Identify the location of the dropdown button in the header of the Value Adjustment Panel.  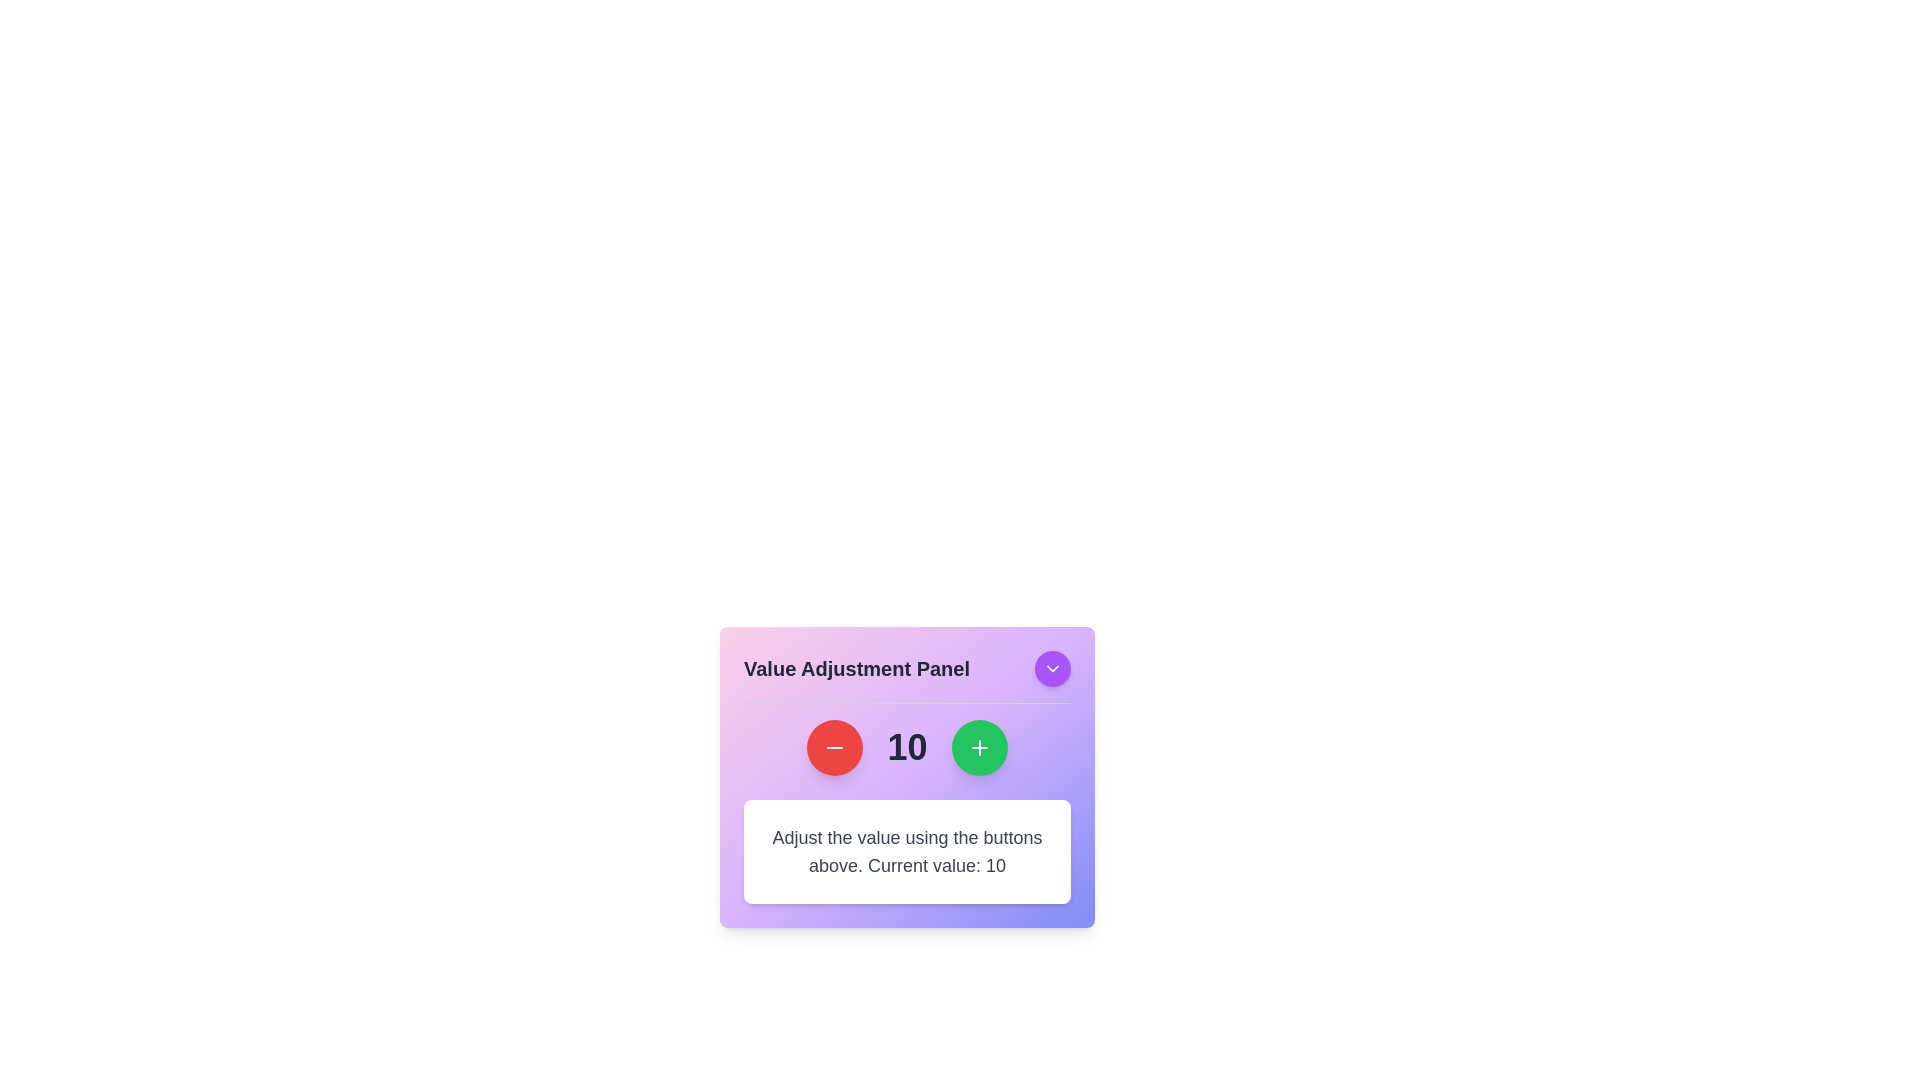
(906, 676).